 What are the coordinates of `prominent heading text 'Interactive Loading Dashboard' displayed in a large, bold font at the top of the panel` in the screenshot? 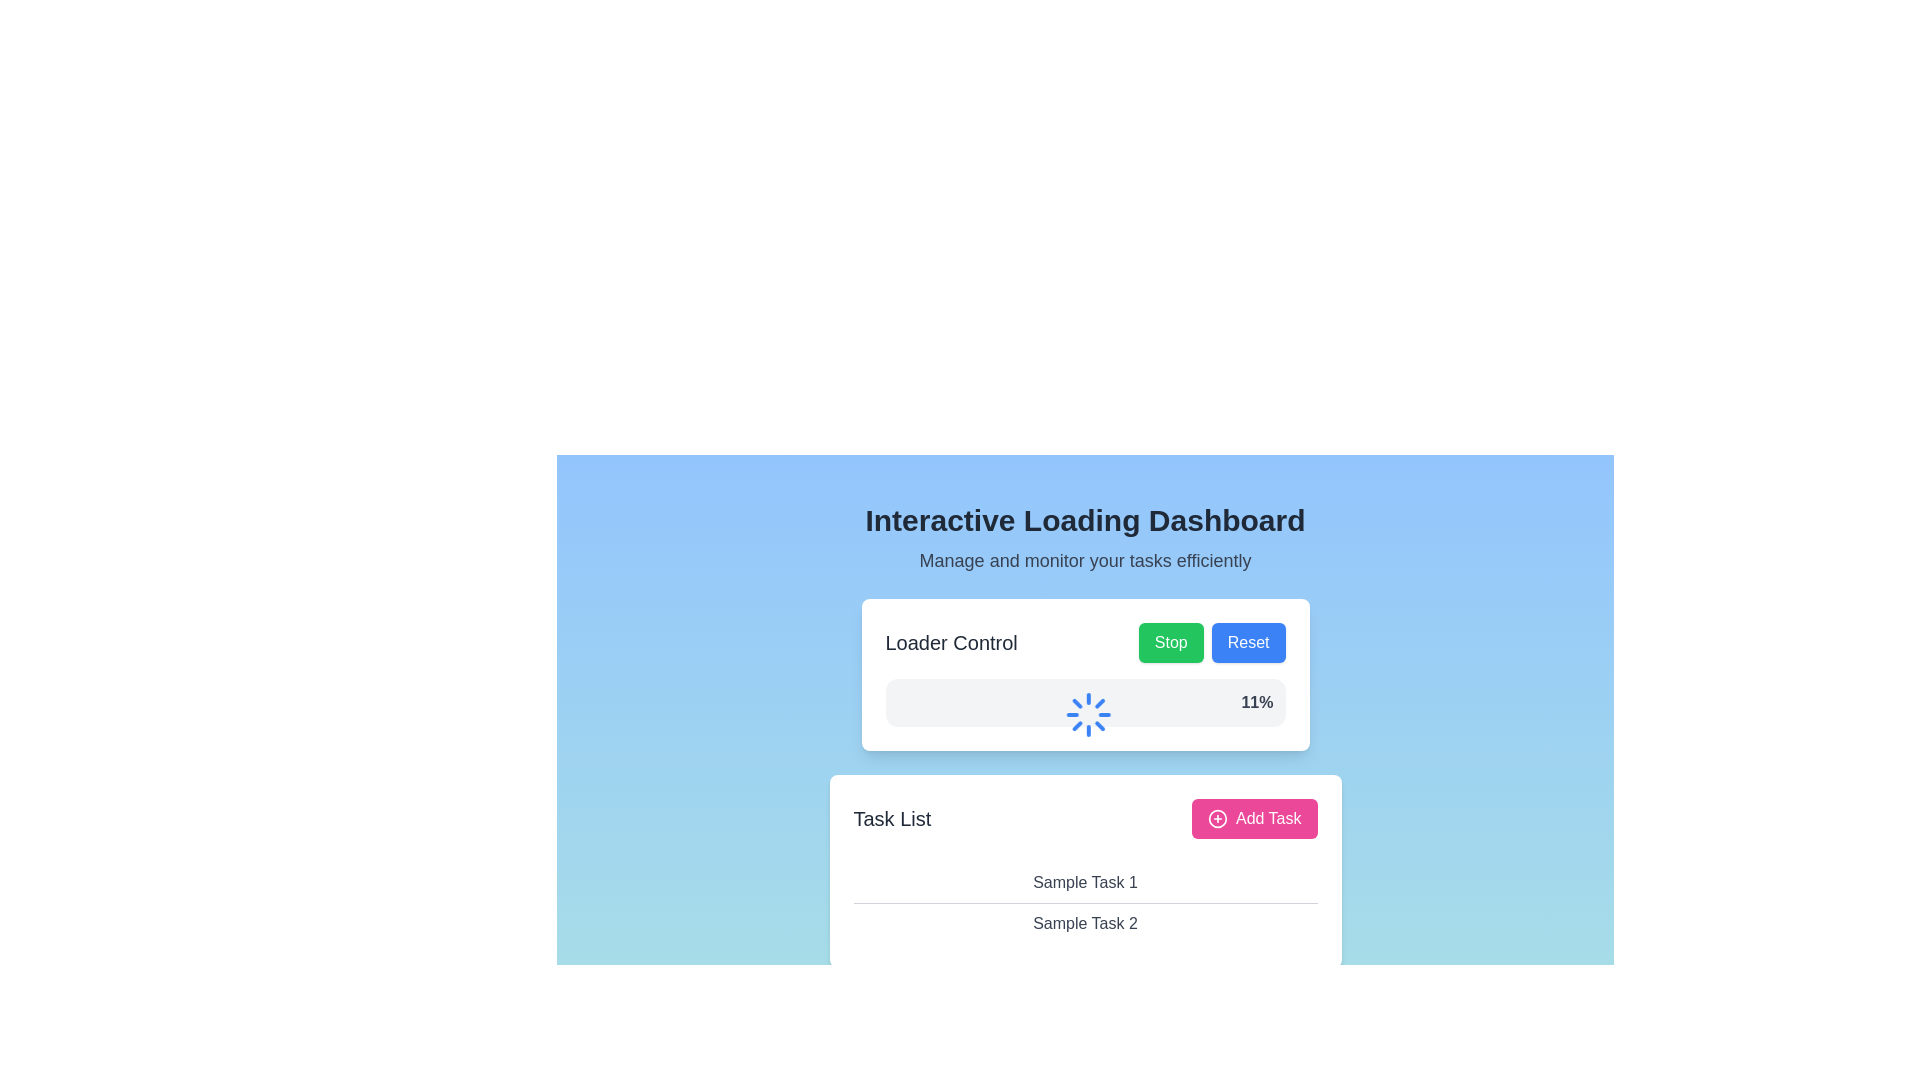 It's located at (1084, 519).